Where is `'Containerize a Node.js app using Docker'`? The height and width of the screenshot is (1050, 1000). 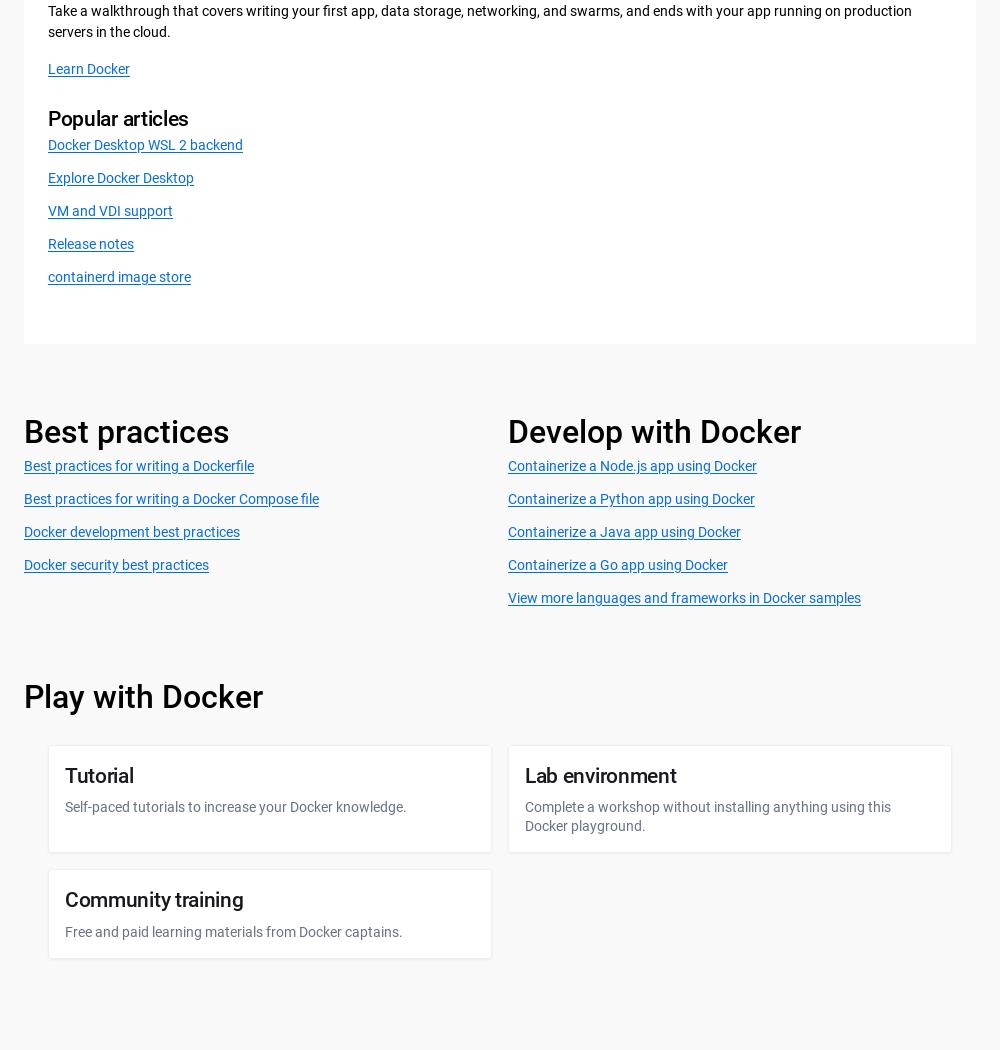
'Containerize a Node.js app using Docker' is located at coordinates (632, 465).